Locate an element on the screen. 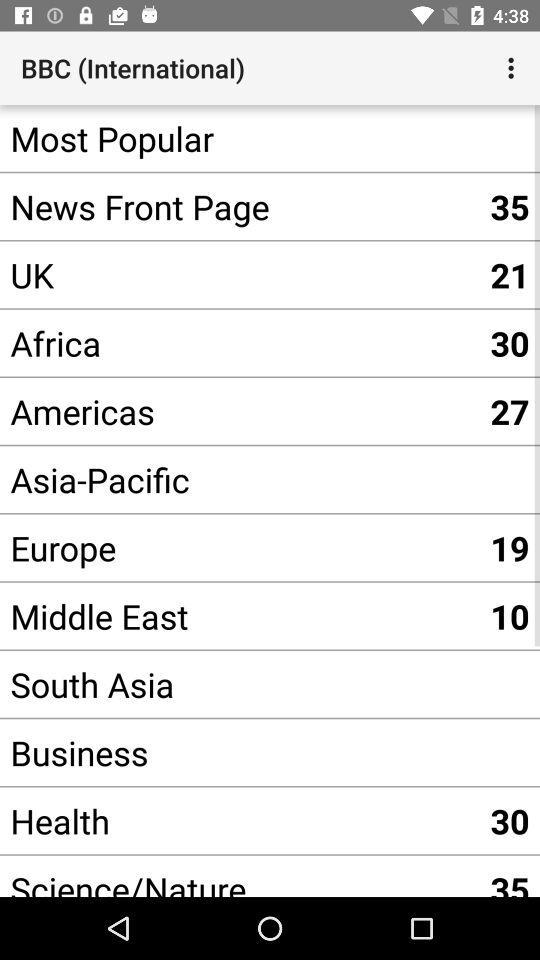 The image size is (540, 960). science/nature is located at coordinates (239, 875).